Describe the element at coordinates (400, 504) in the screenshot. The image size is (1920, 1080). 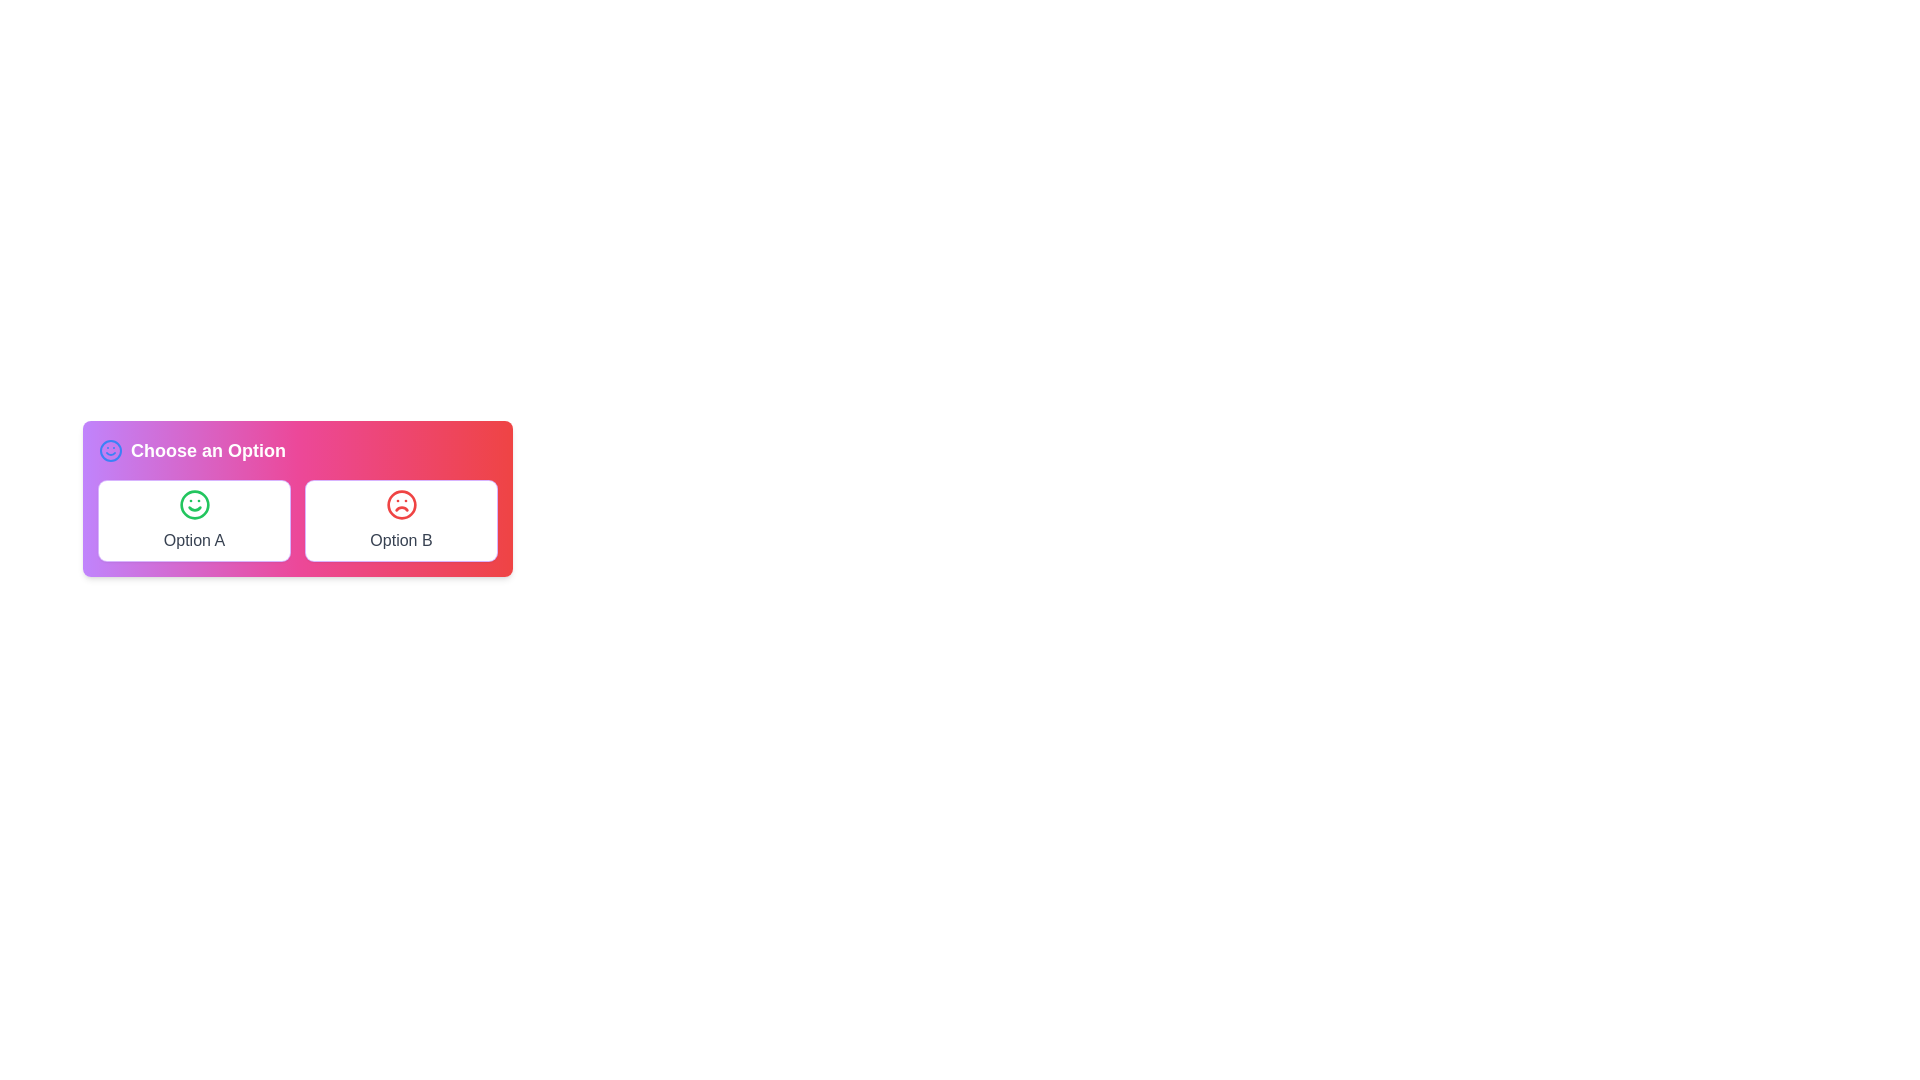
I see `the circular red icon with a frowning face located in the 'Option B' section` at that location.